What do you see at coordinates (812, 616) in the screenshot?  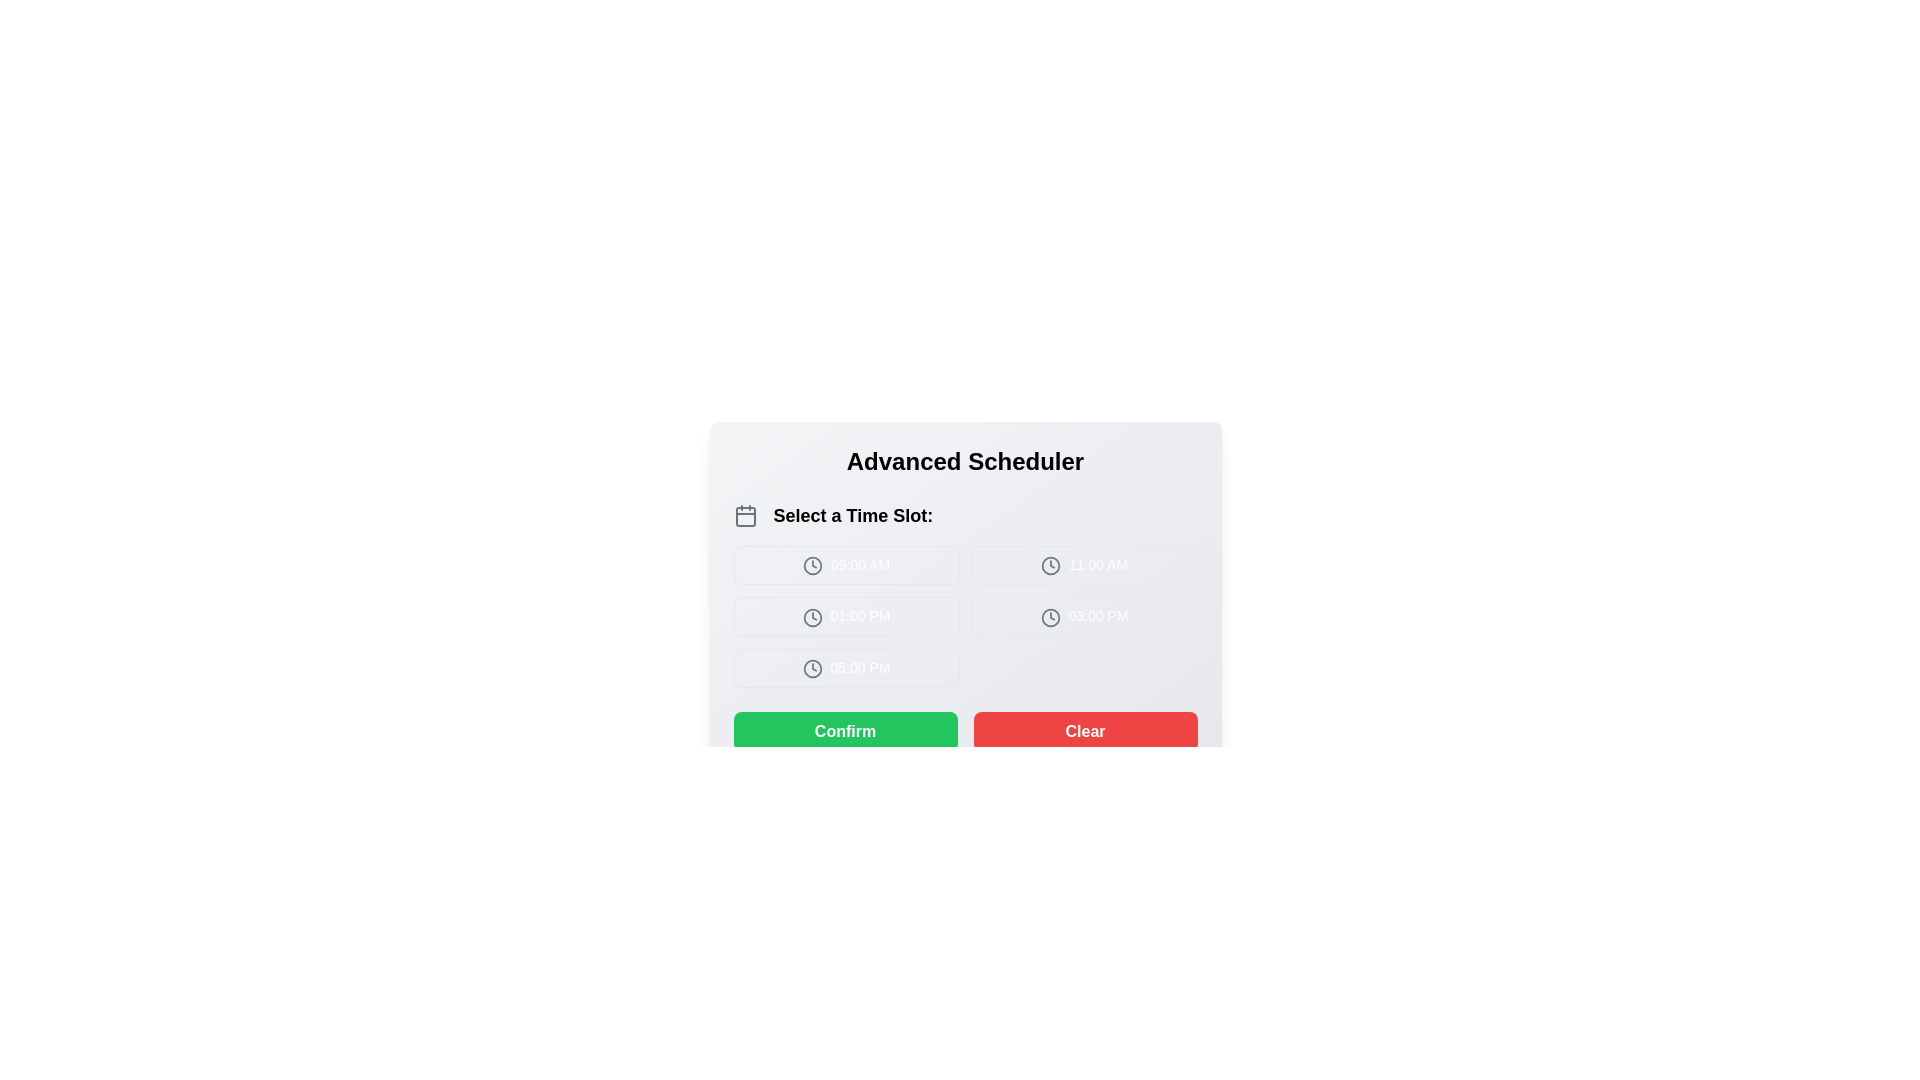 I see `the circular decorative element of the SVG clock drawing in the second row and first column under the 'Select a Time Slot' section` at bounding box center [812, 616].